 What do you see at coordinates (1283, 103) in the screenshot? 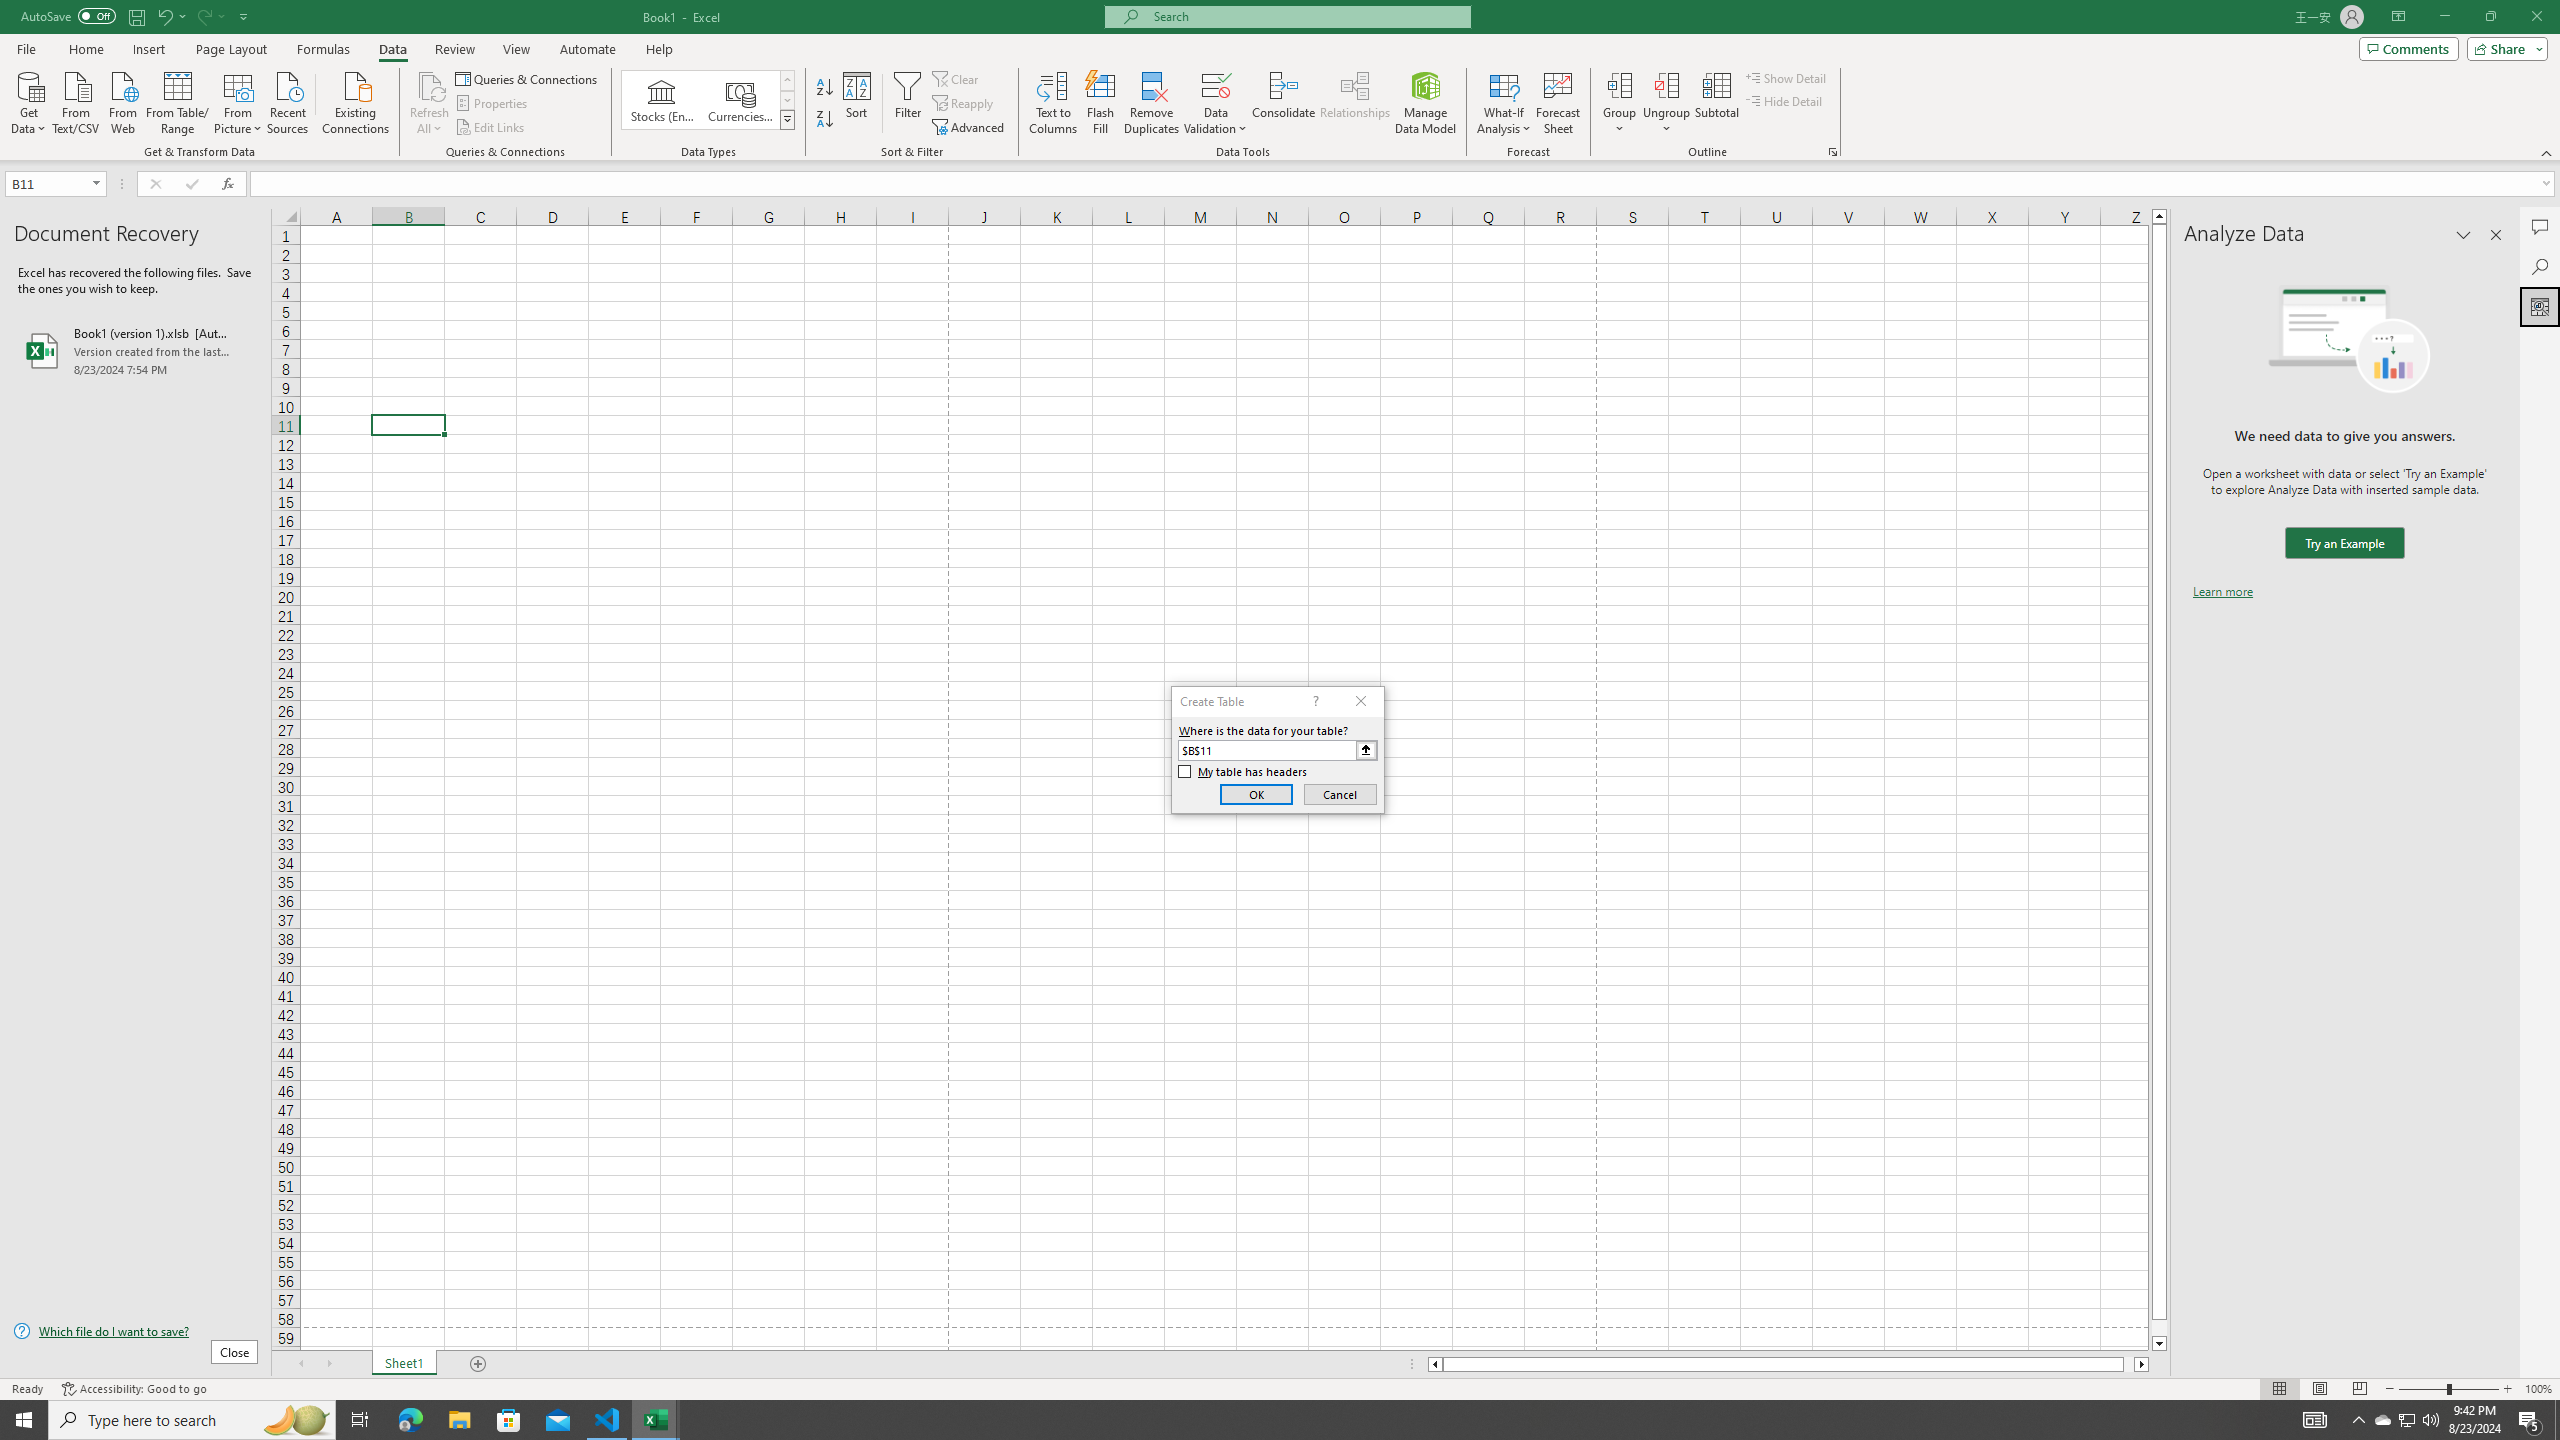
I see `'Consolidate...'` at bounding box center [1283, 103].